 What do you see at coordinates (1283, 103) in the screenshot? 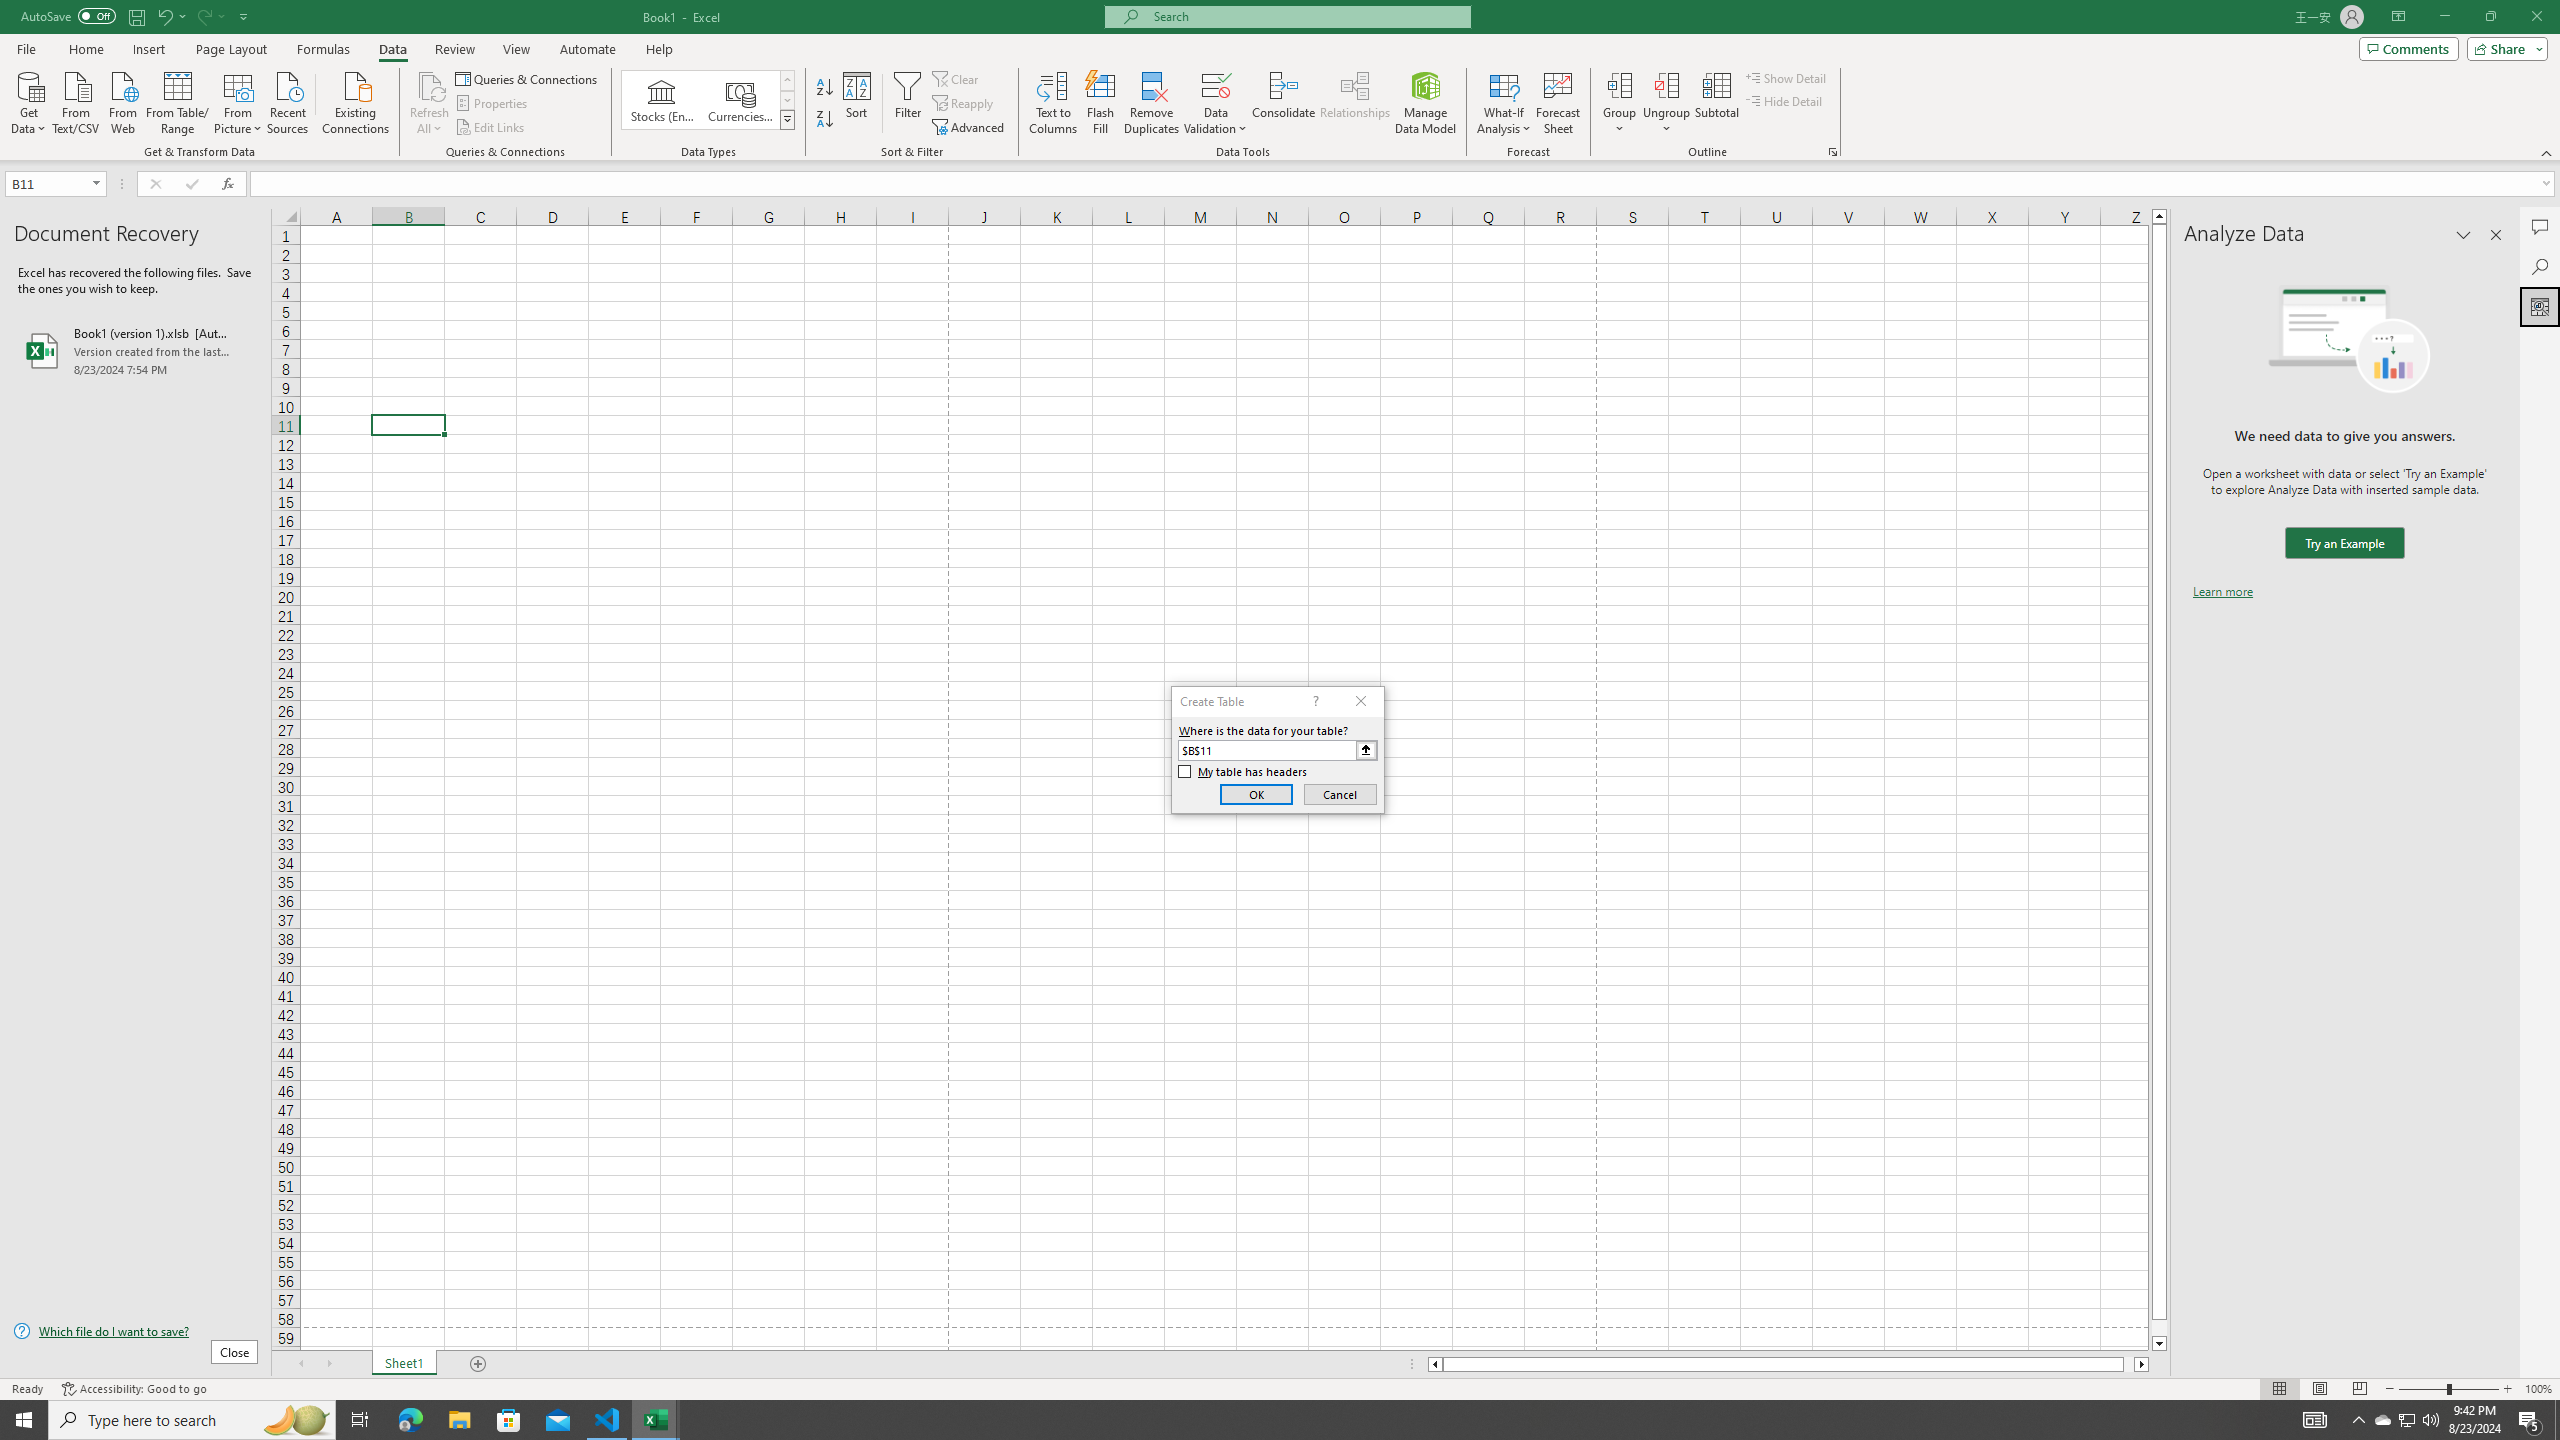
I see `'Consolidate...'` at bounding box center [1283, 103].